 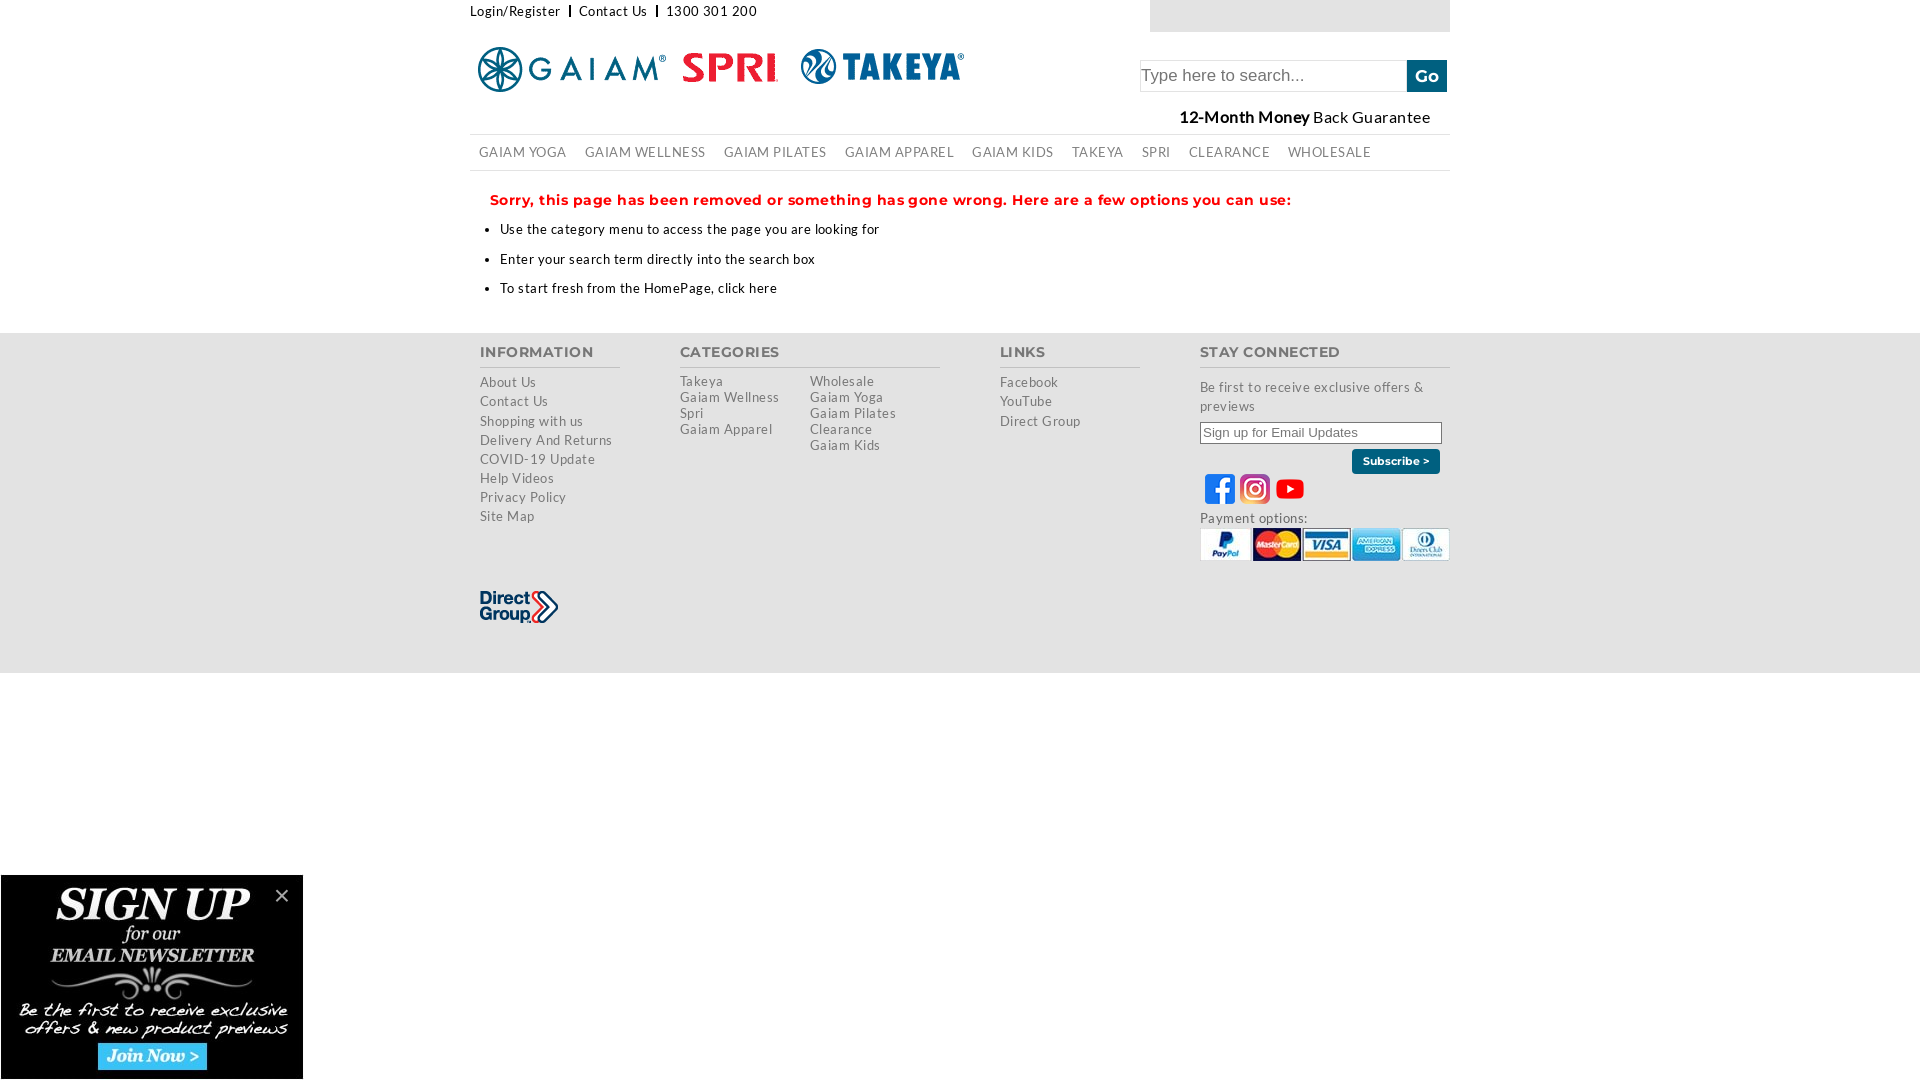 What do you see at coordinates (523, 496) in the screenshot?
I see `'Privacy Policy'` at bounding box center [523, 496].